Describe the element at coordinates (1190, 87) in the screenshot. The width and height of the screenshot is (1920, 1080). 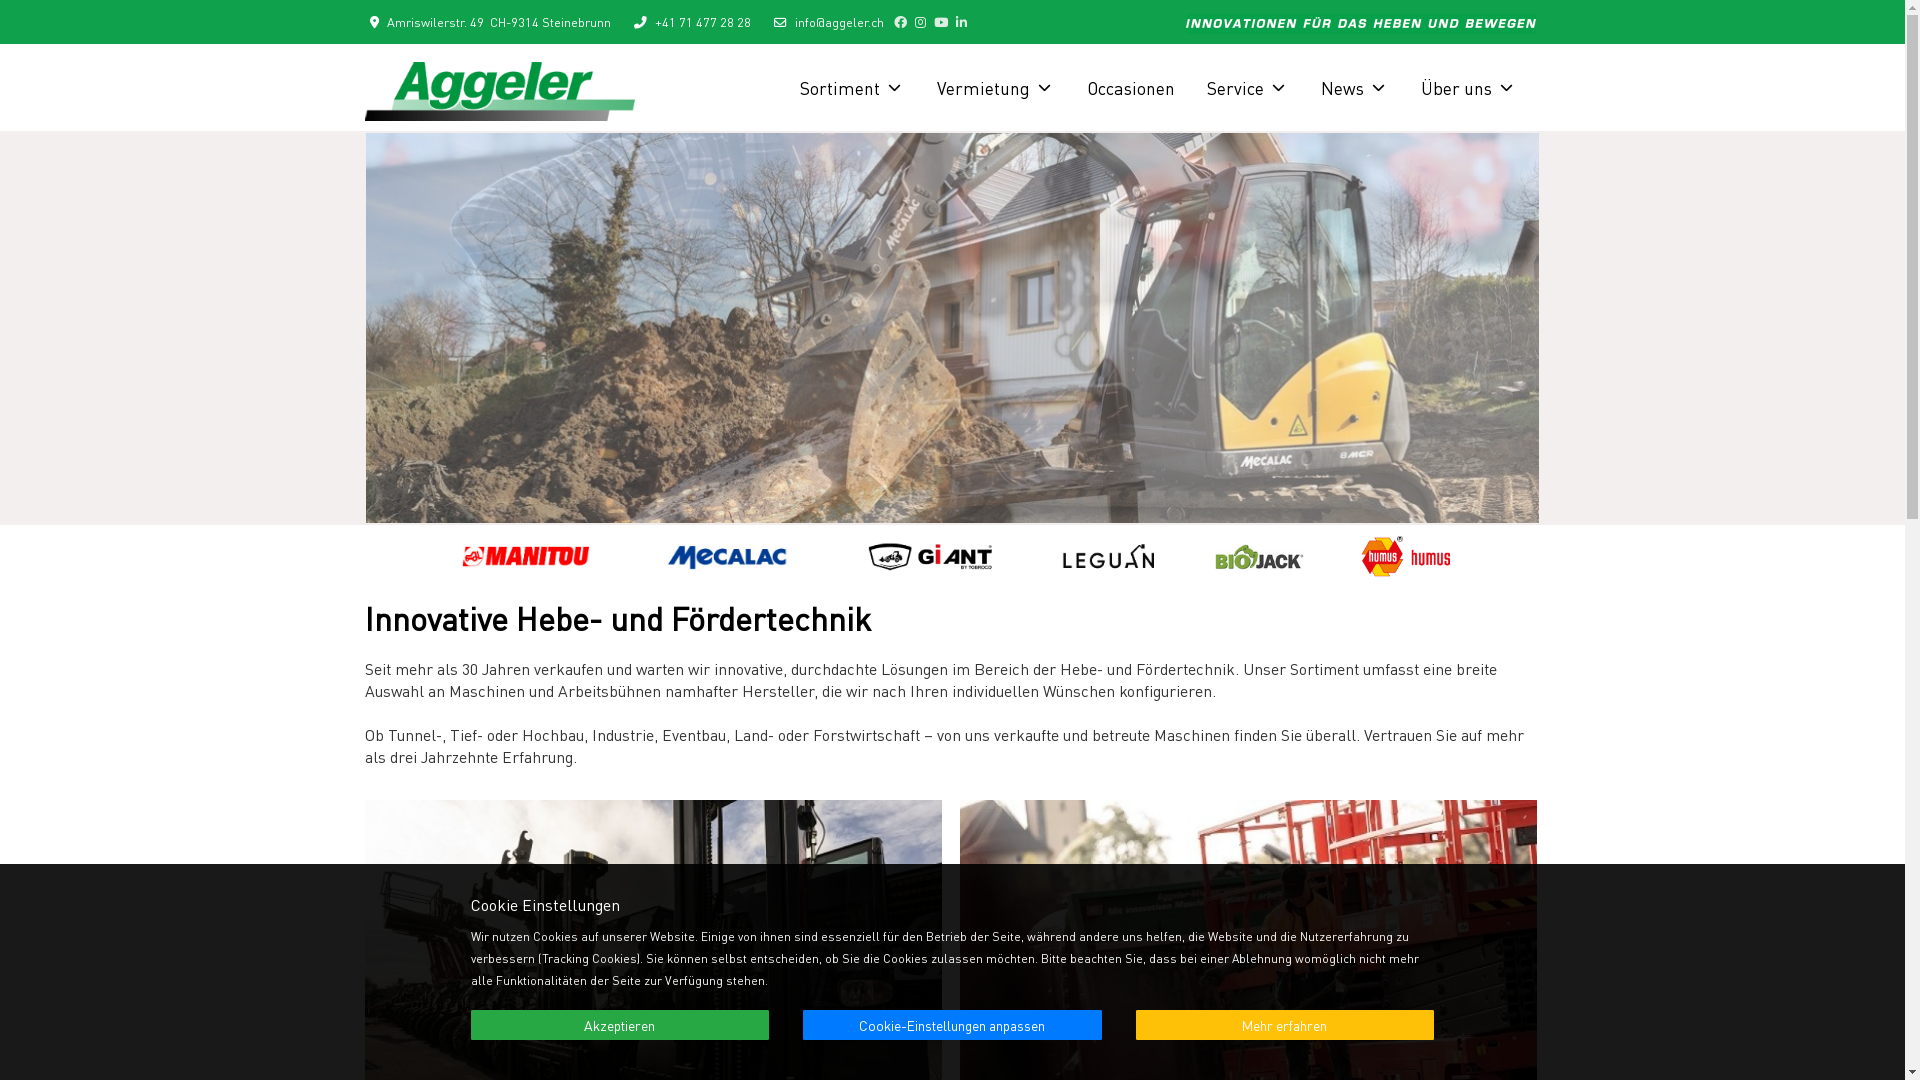
I see `'Service'` at that location.